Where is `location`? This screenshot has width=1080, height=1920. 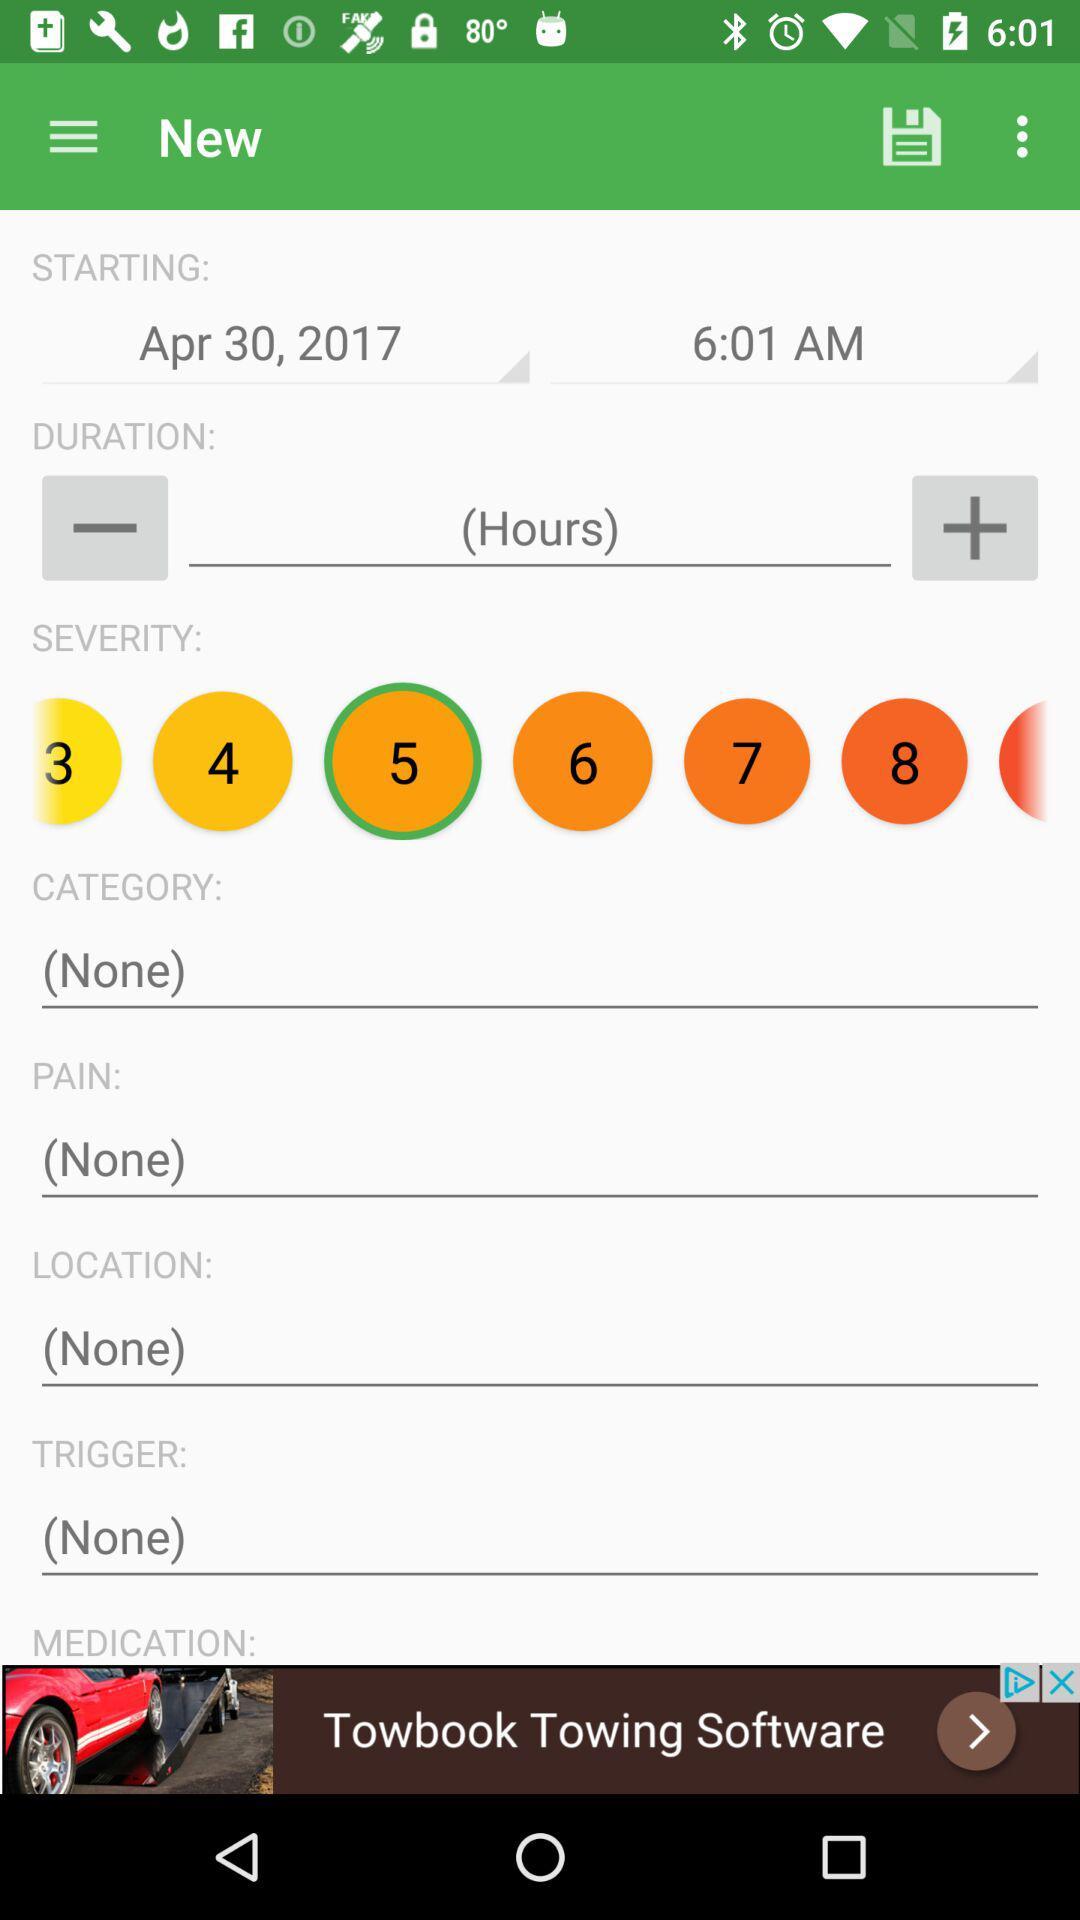
location is located at coordinates (540, 1347).